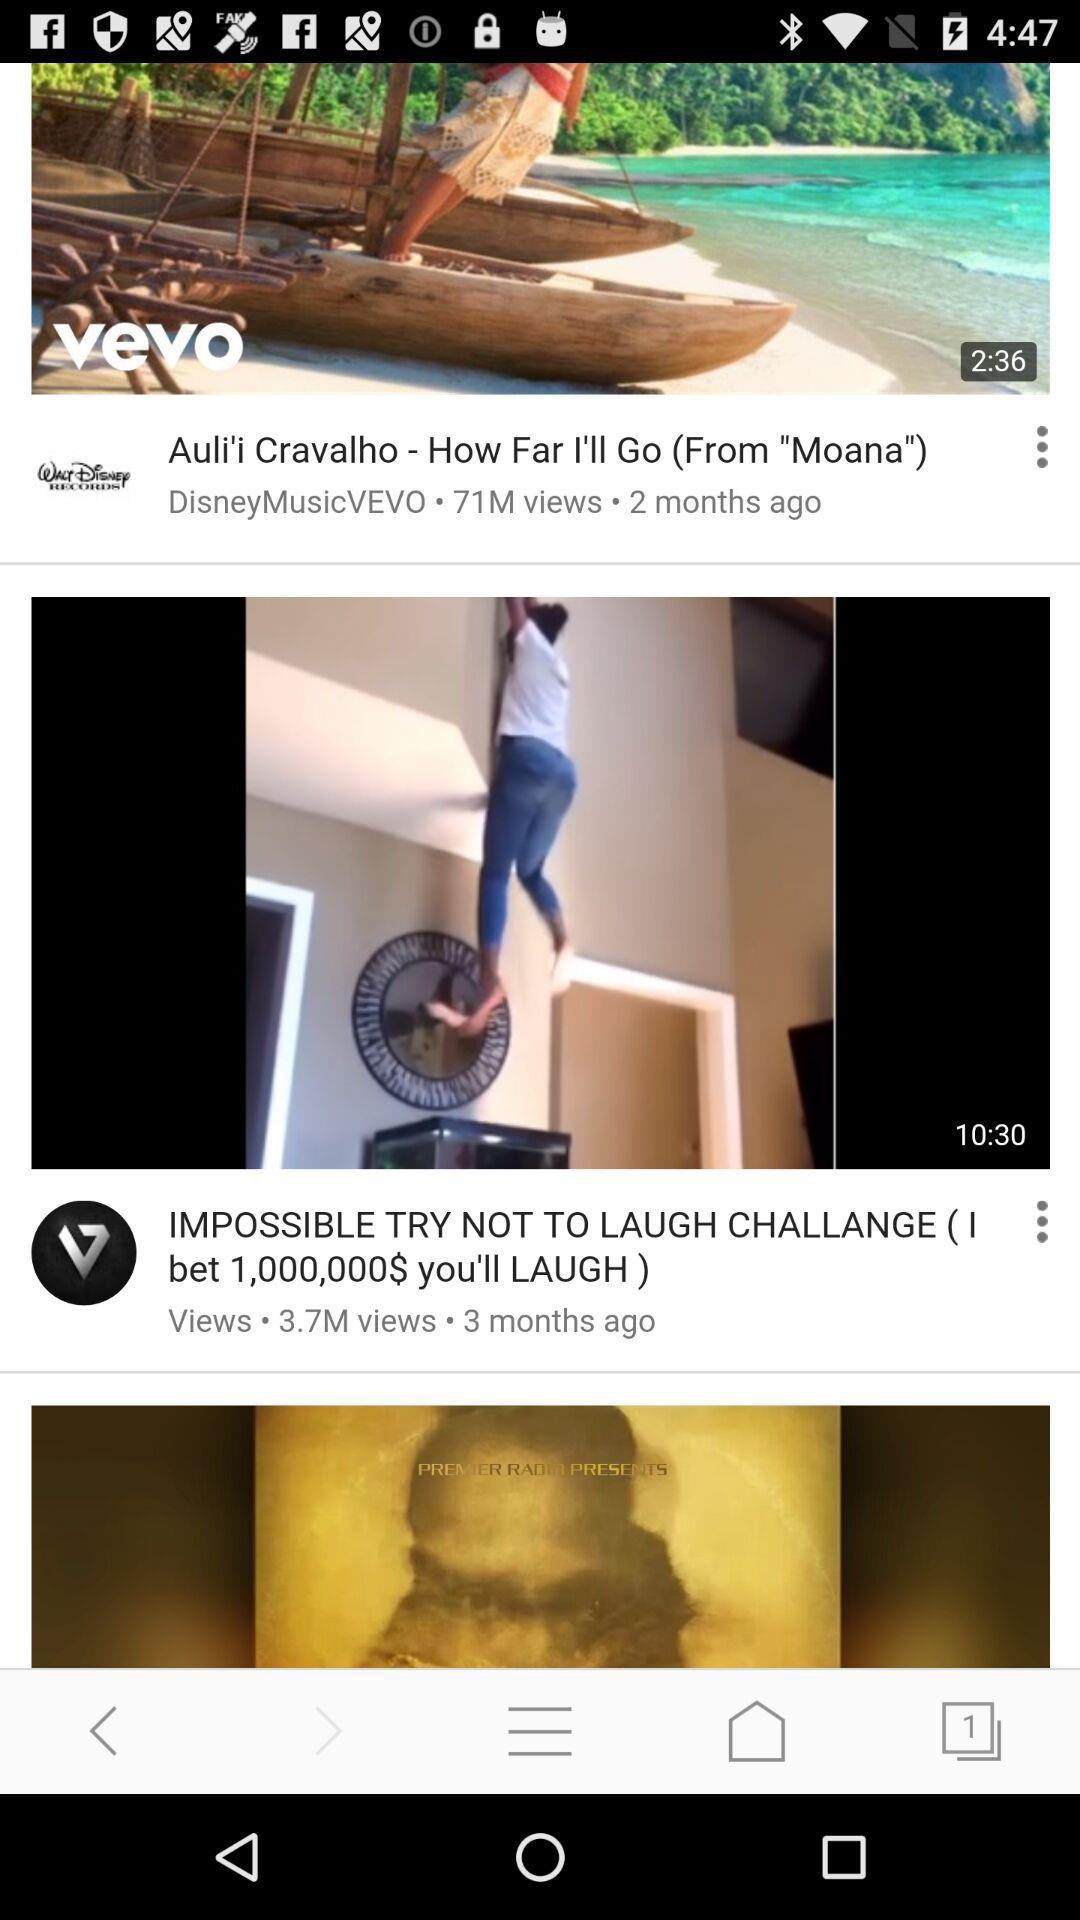 This screenshot has height=1920, width=1080. Describe the element at coordinates (971, 1730) in the screenshot. I see `the tabs` at that location.